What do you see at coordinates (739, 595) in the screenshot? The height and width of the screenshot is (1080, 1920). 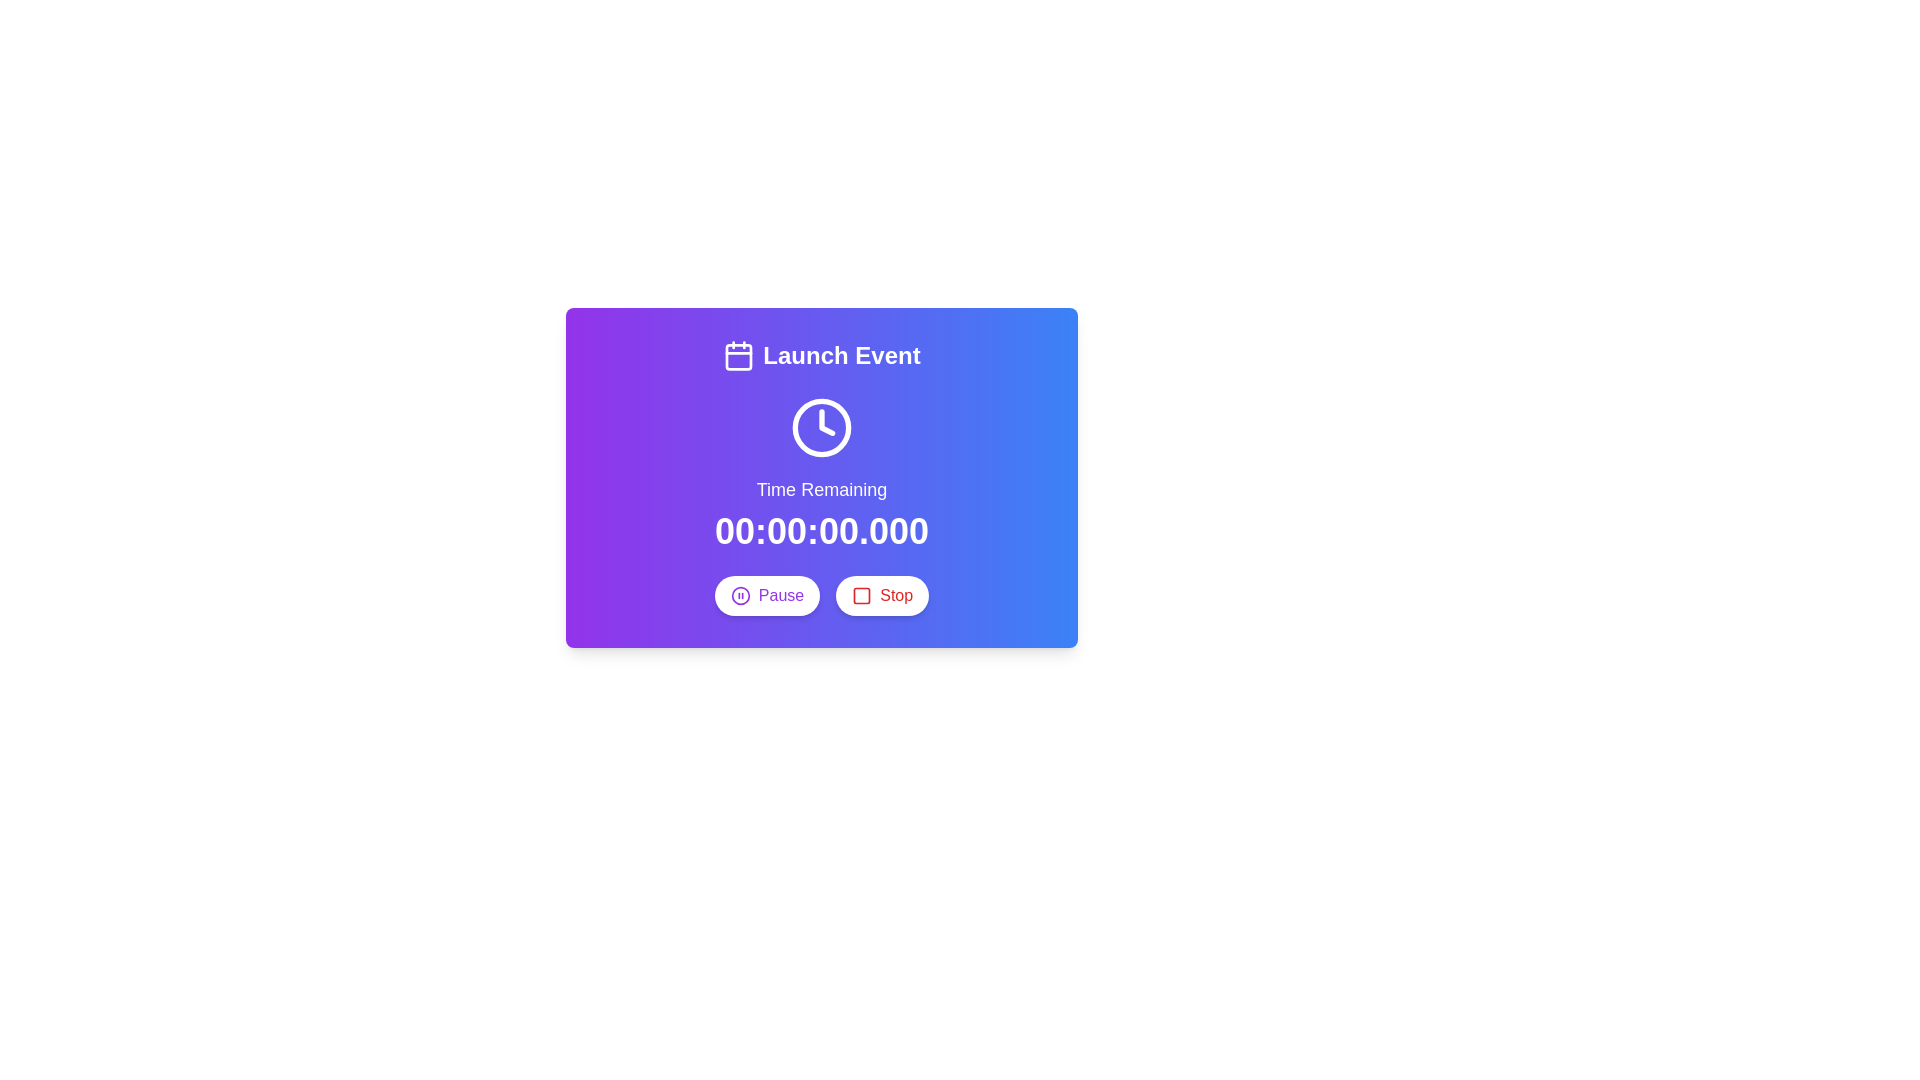 I see `the circular pause icon with a white background and purple borders, located to the left of the 'Pause' text within the application's card interface` at bounding box center [739, 595].